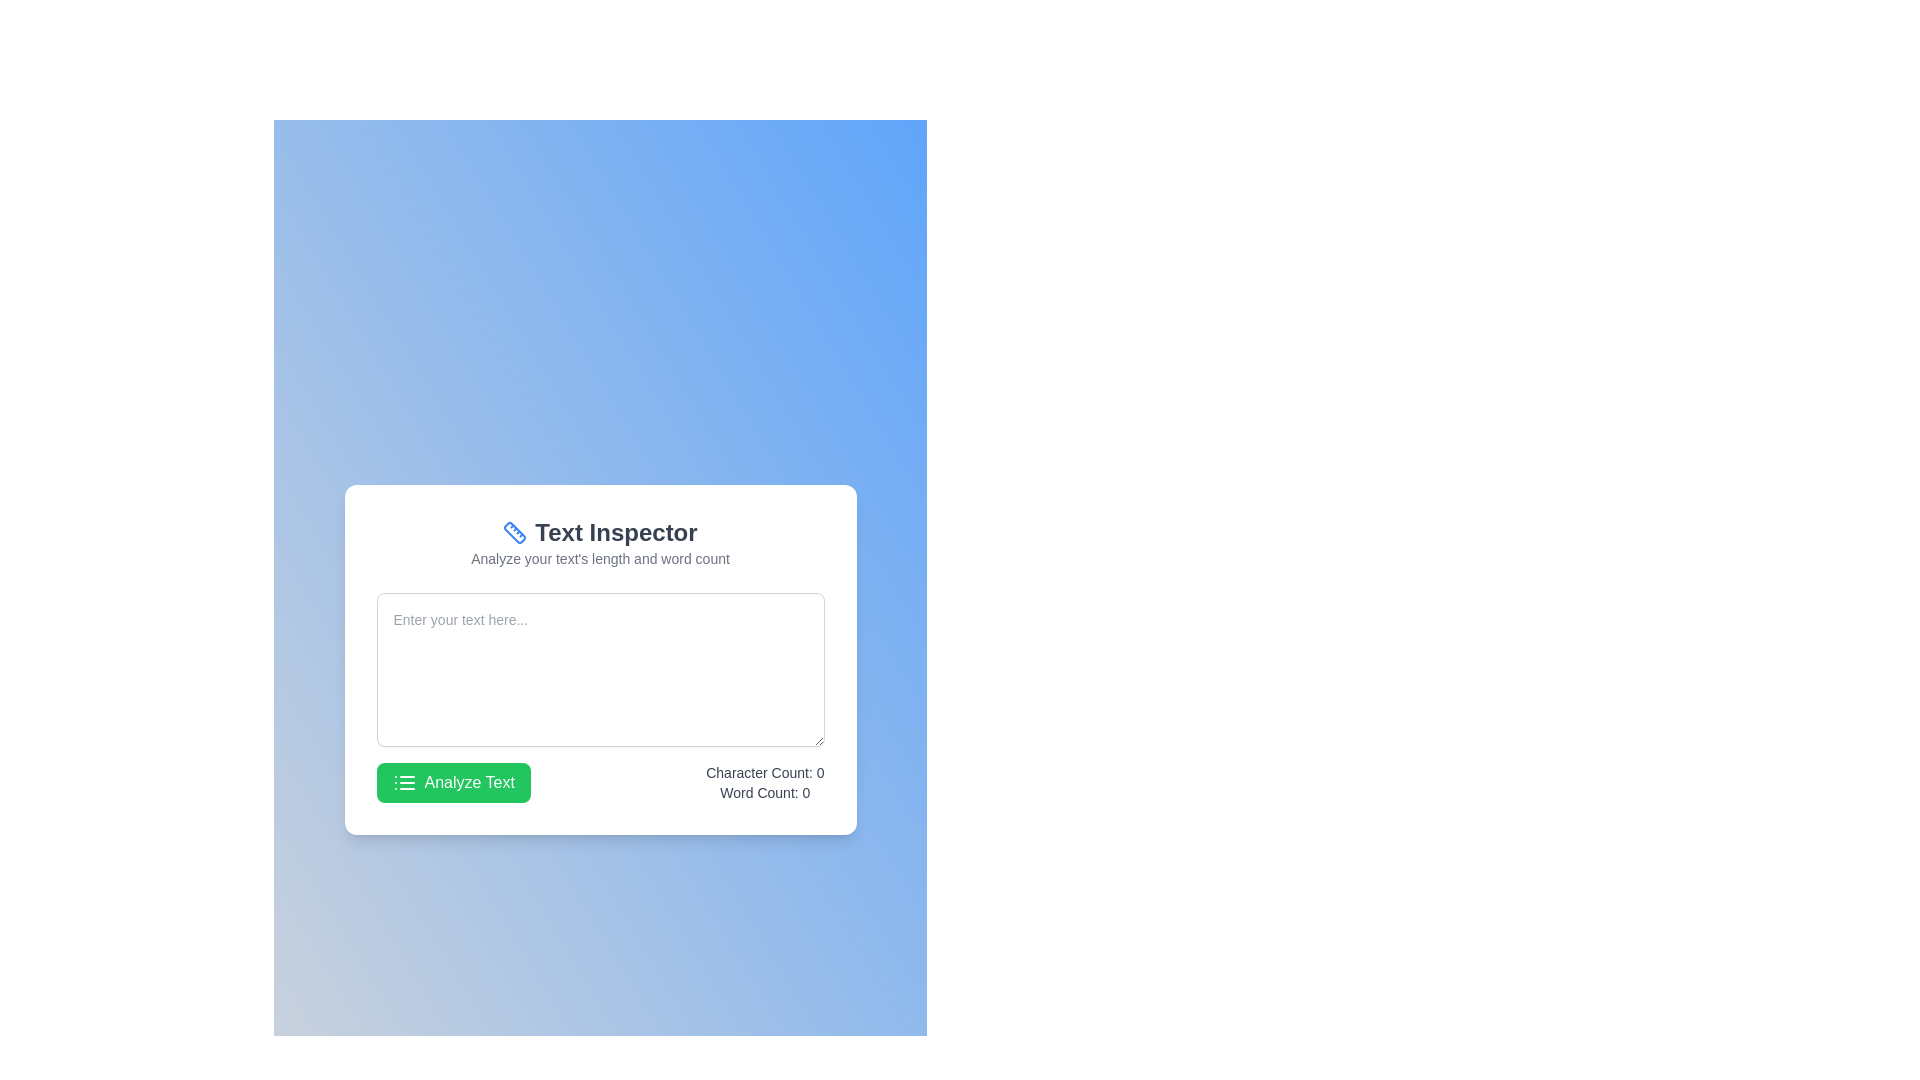 The width and height of the screenshot is (1920, 1080). I want to click on the Static Text Label displaying 'Word Count: 0', which is located in the lower-right corner of the card interface below the 'Character Count: 0', so click(764, 792).